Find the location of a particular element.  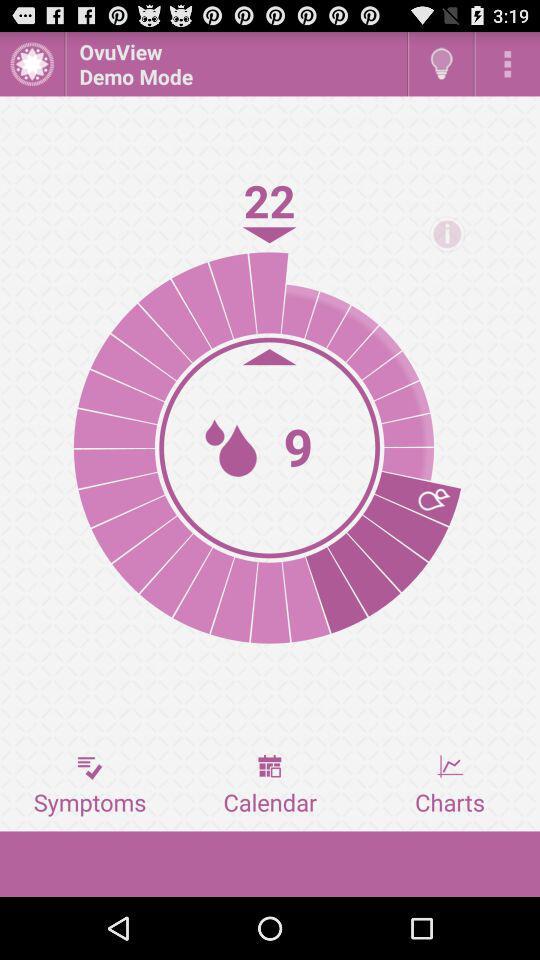

calendar icon is located at coordinates (270, 785).